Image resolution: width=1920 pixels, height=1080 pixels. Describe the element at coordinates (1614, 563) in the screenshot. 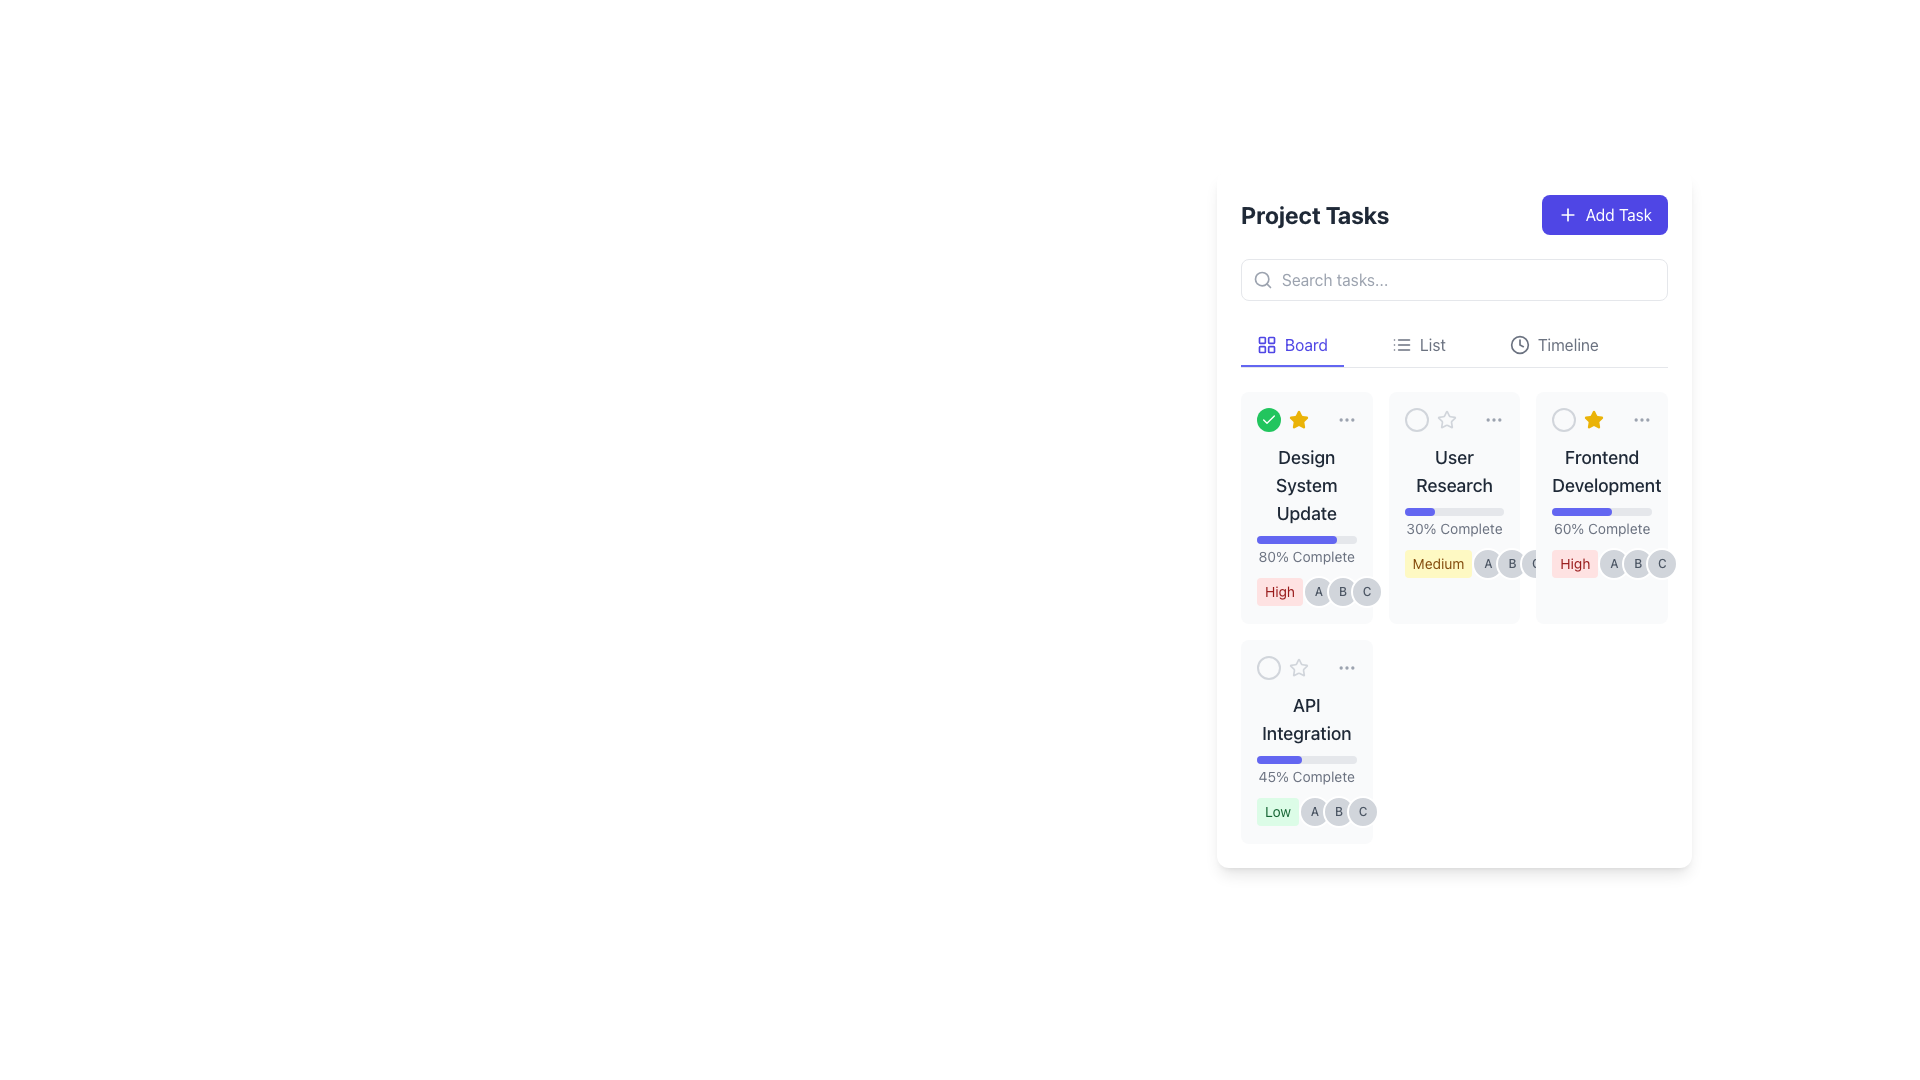

I see `the decorative label or tag that represents an attribute related to the 'Frontend Development' task, positioned next to the 'High' tag` at that location.